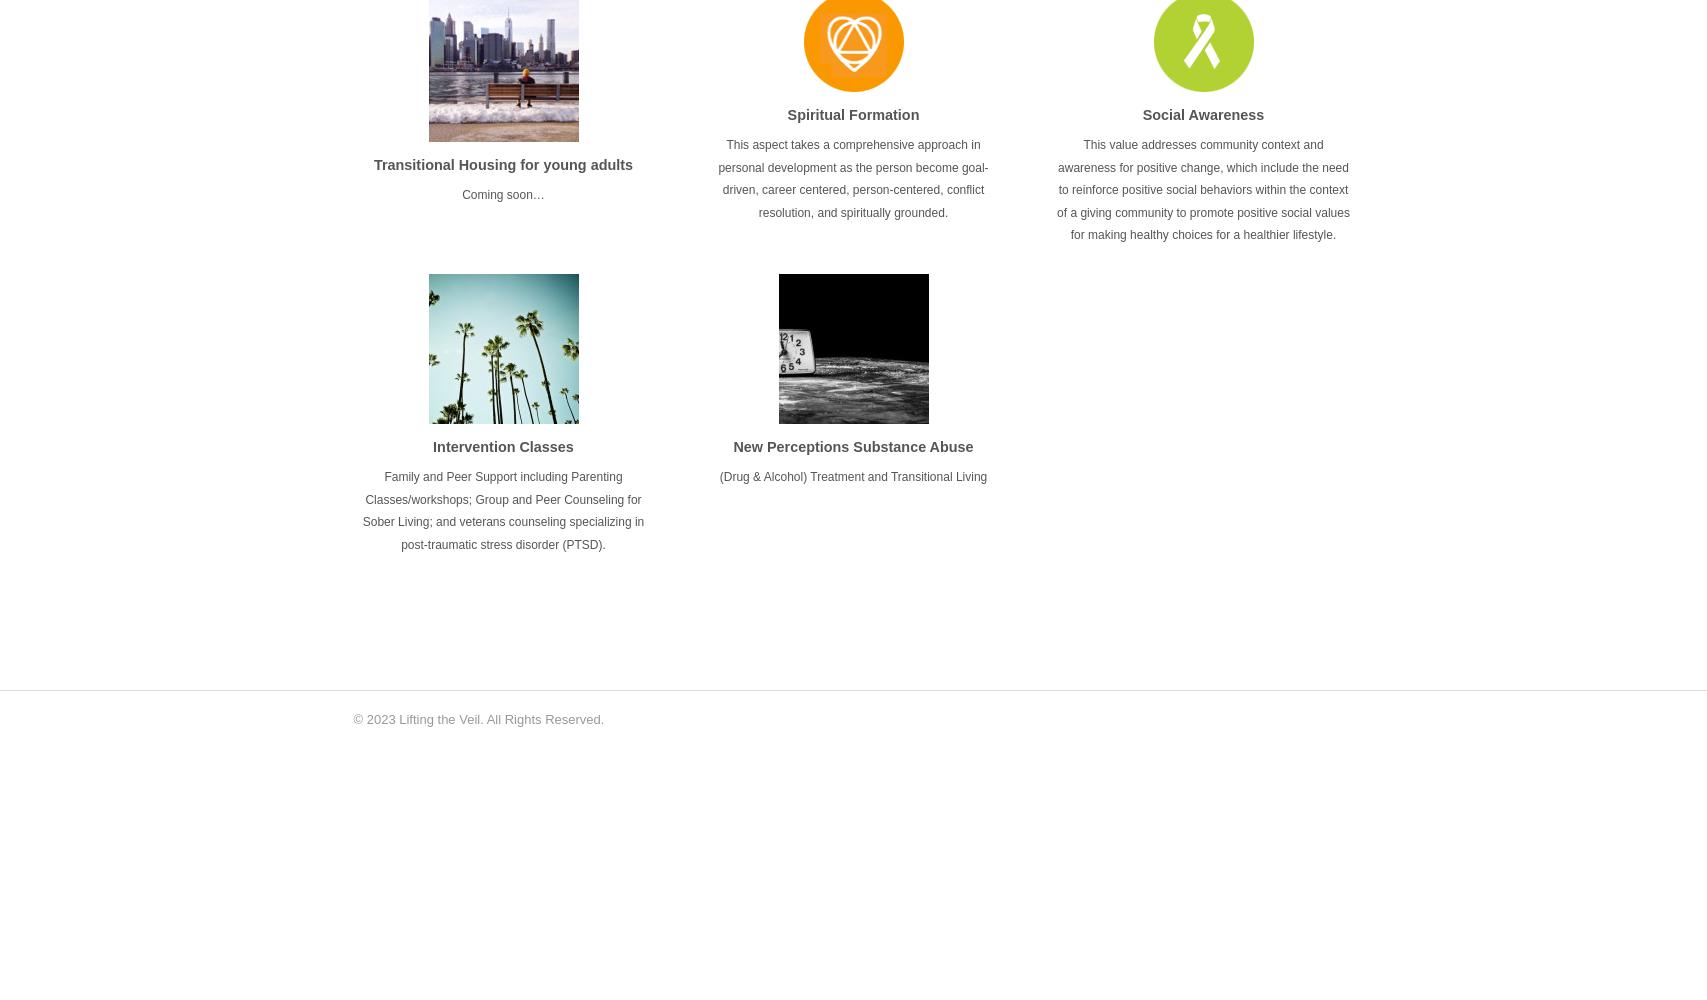  Describe the element at coordinates (852, 113) in the screenshot. I see `'Spiritual Formation'` at that location.